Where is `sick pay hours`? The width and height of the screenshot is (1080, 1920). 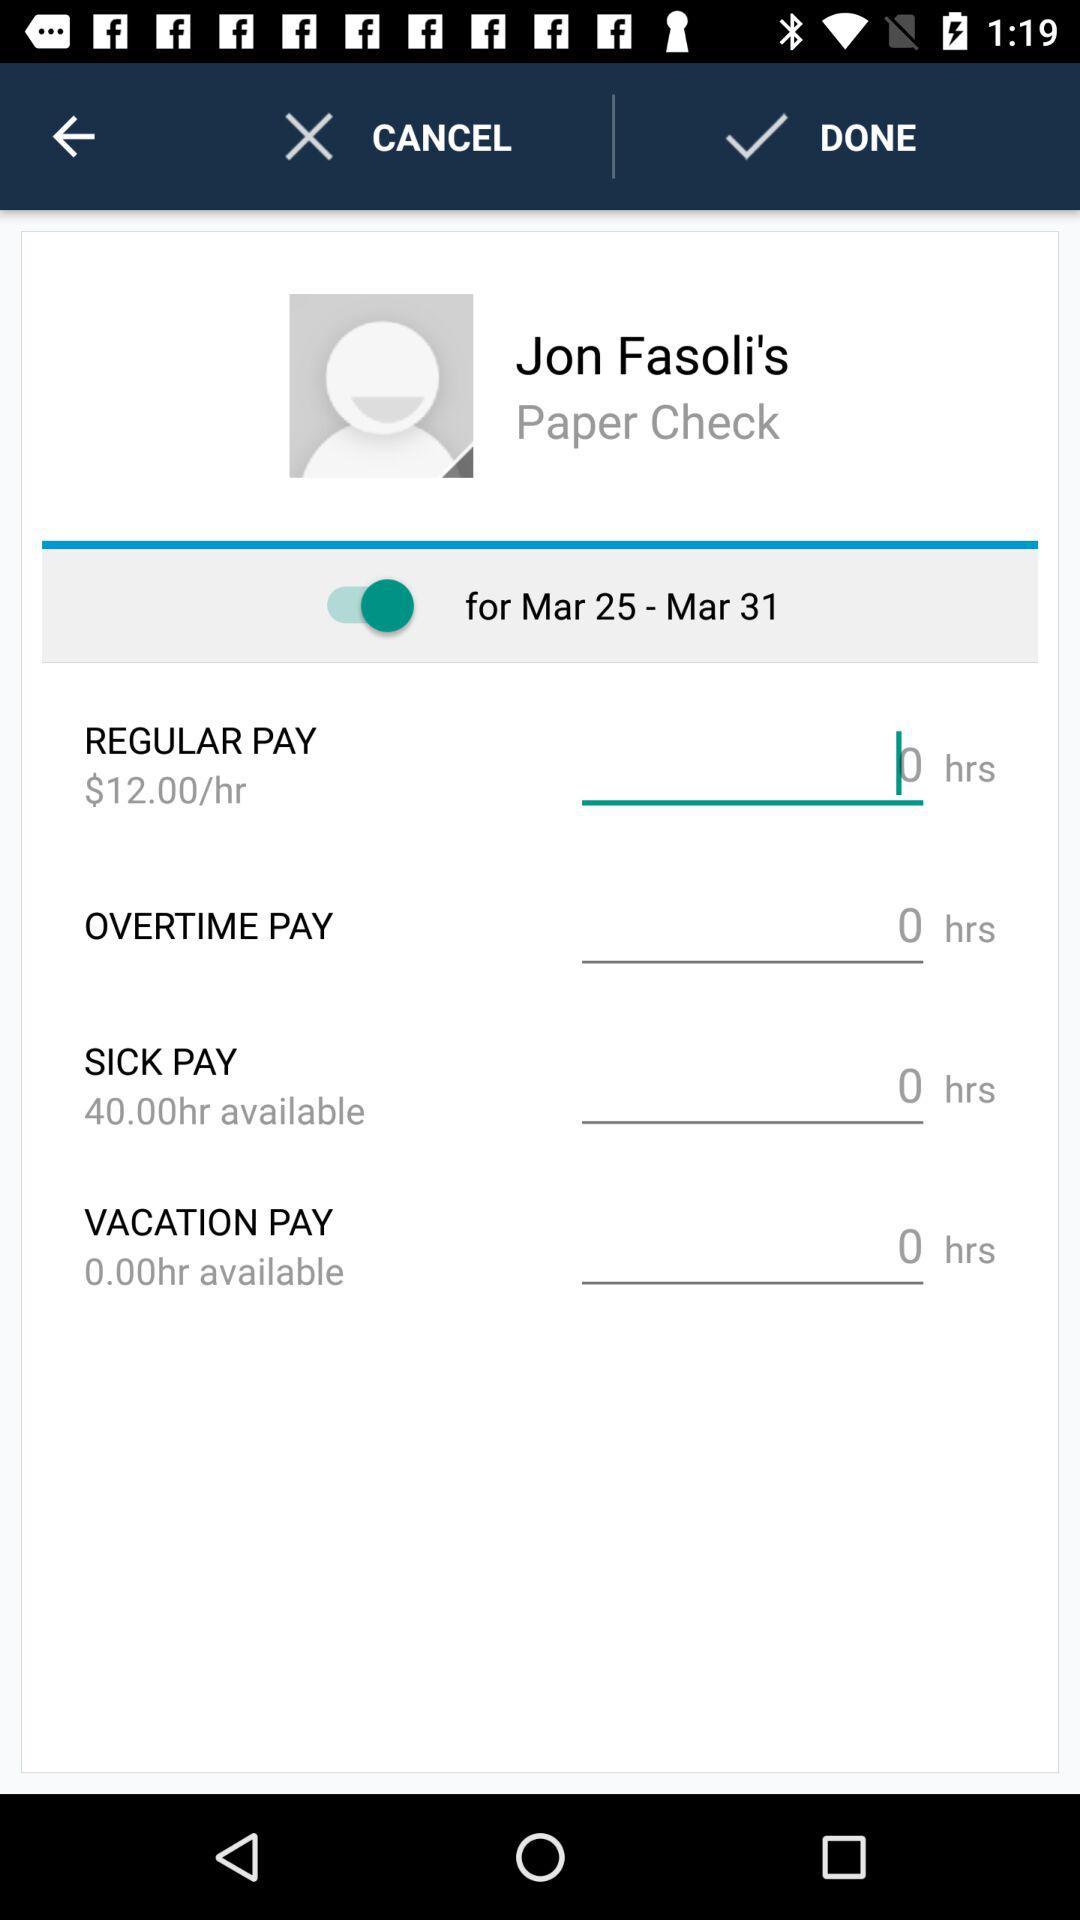
sick pay hours is located at coordinates (752, 1084).